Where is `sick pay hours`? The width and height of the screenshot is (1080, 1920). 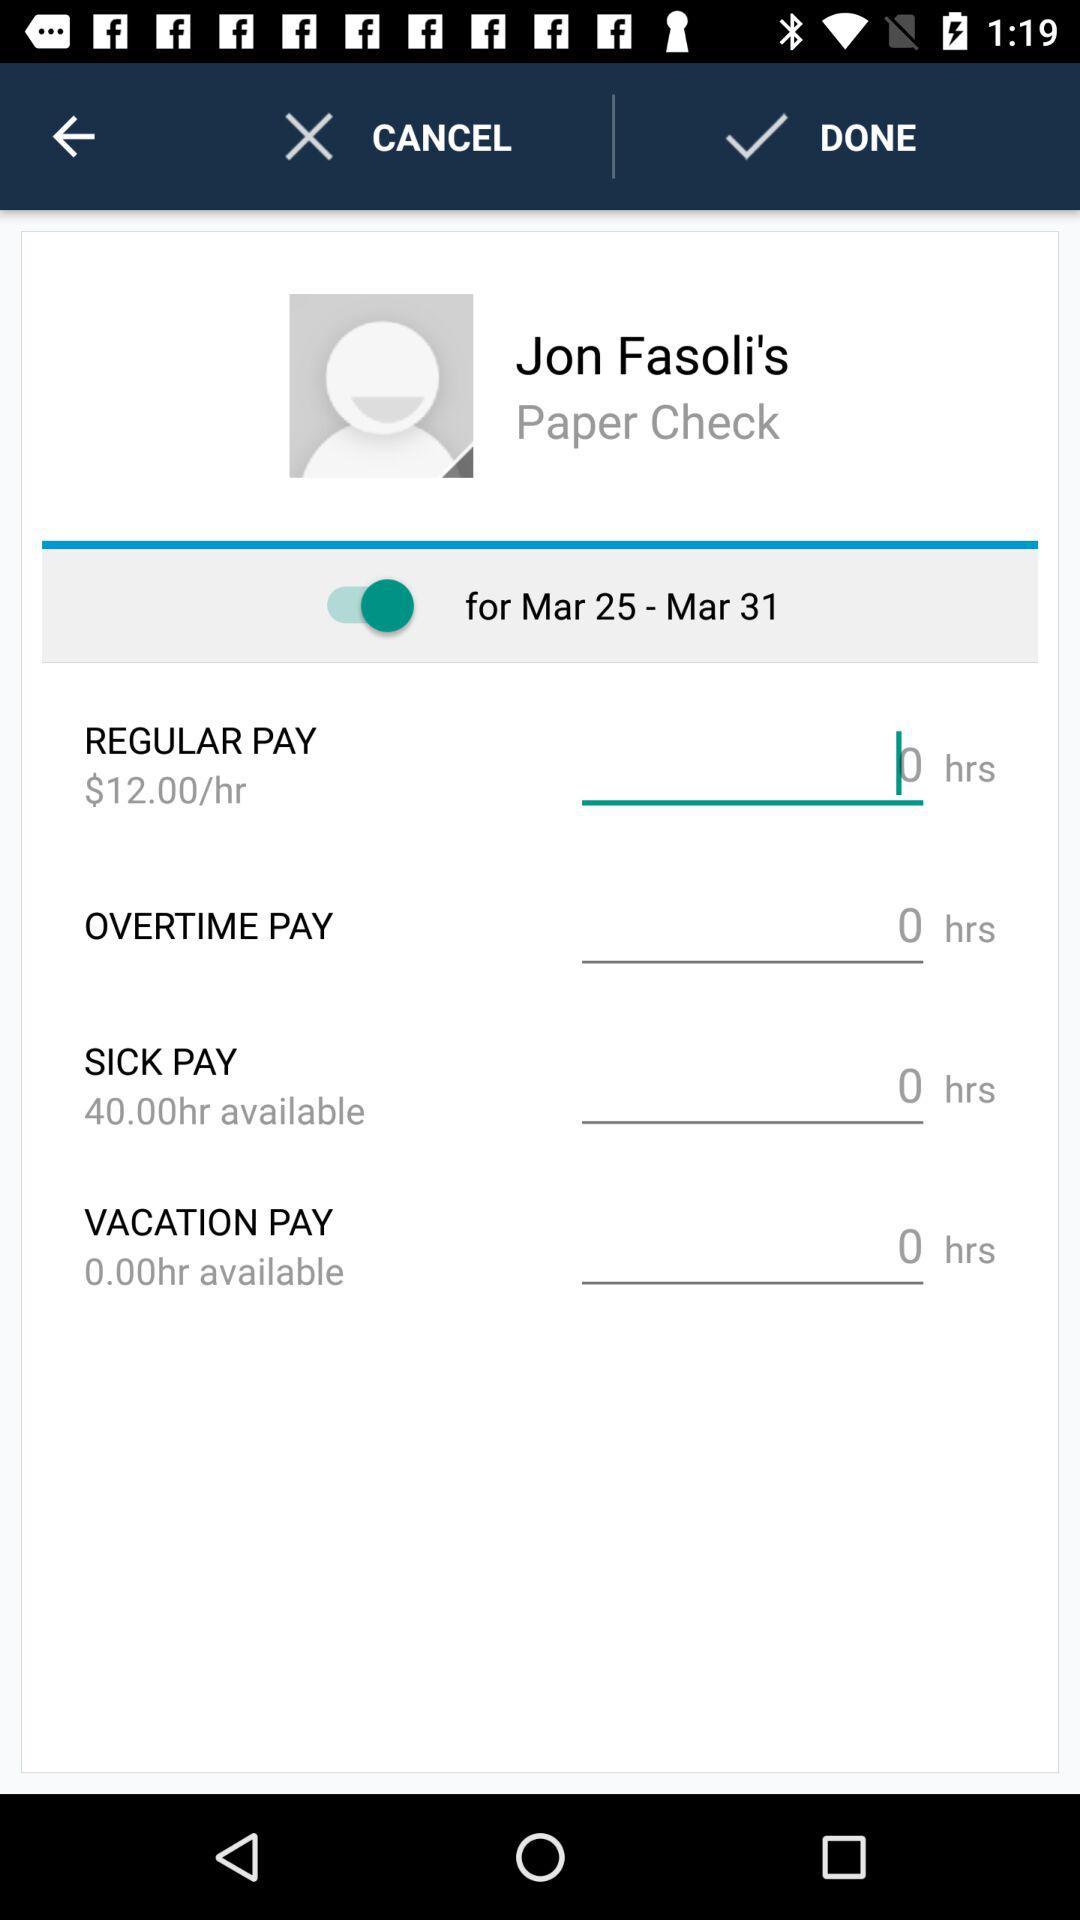
sick pay hours is located at coordinates (752, 1084).